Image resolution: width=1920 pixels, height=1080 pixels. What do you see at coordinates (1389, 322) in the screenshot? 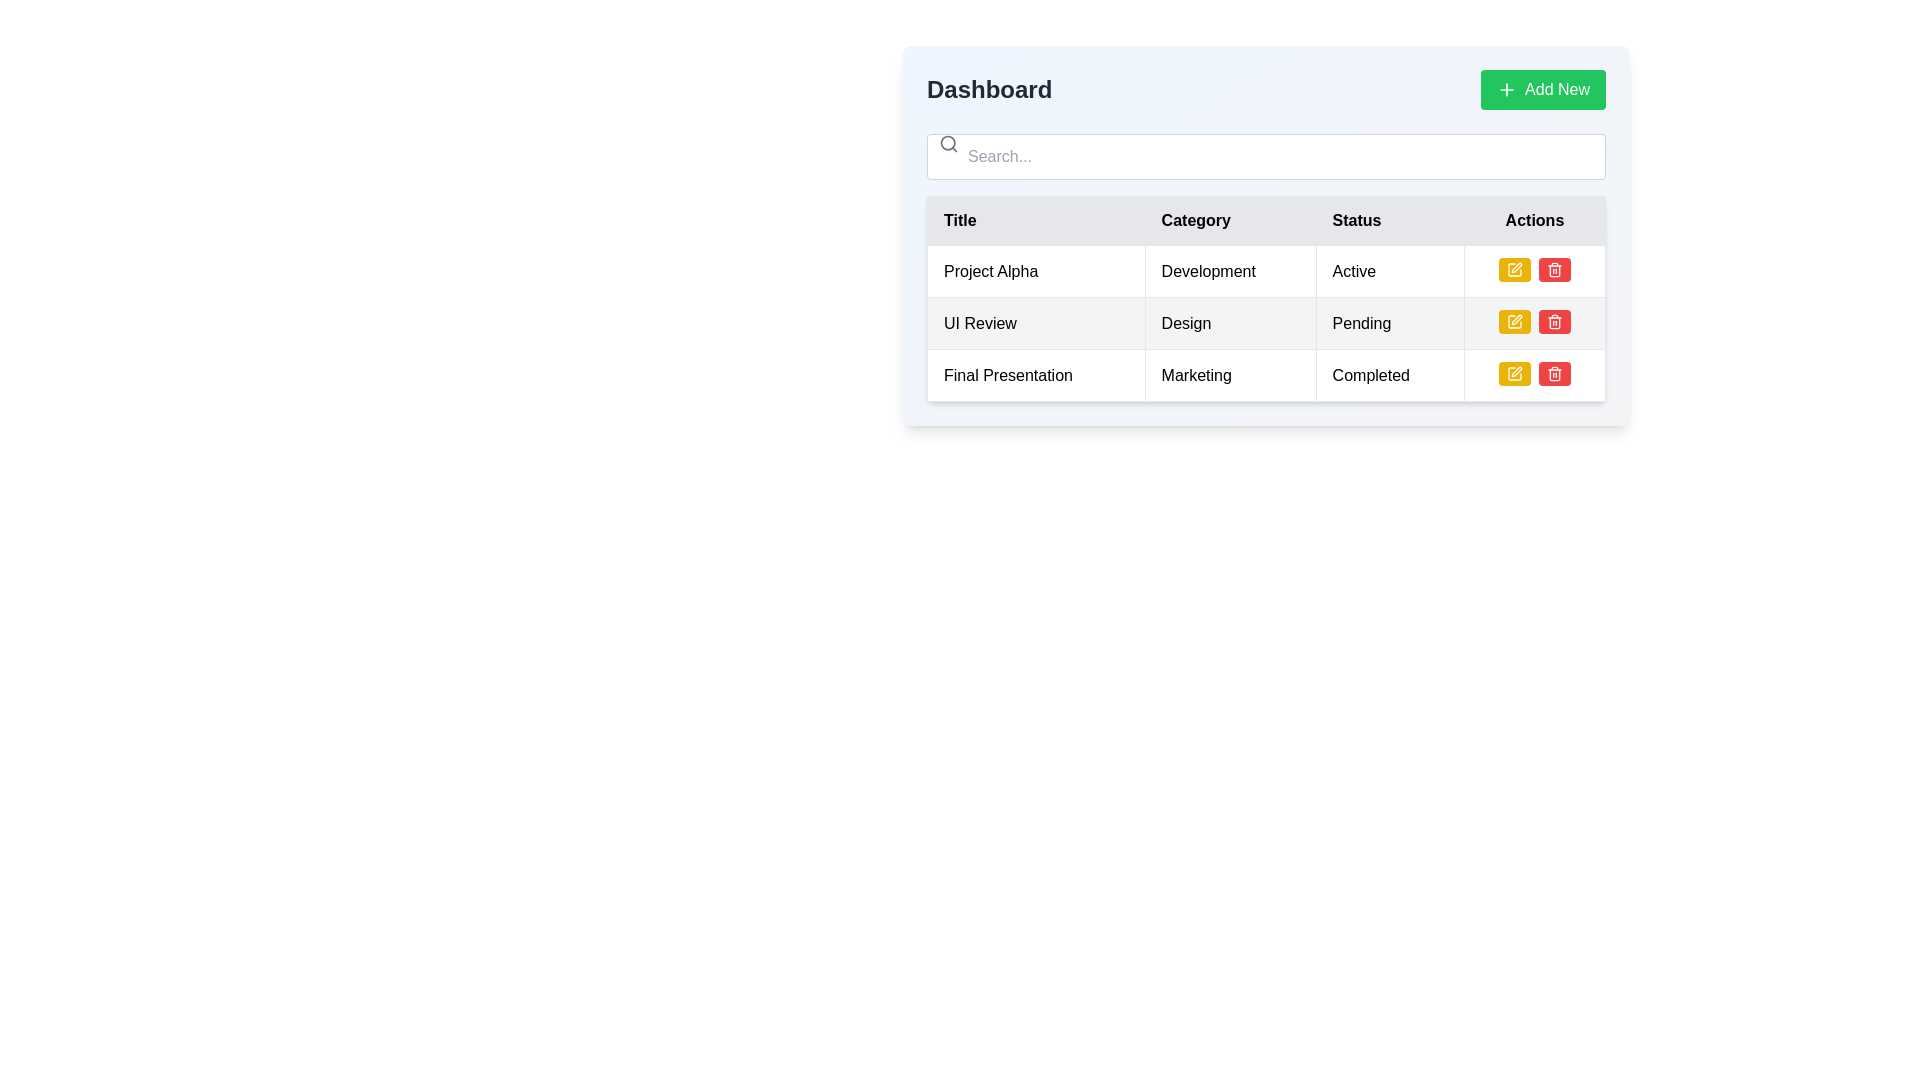
I see `text content of the table cell containing 'Pending', which is the third cell in the second row under the 'Status' column` at bounding box center [1389, 322].